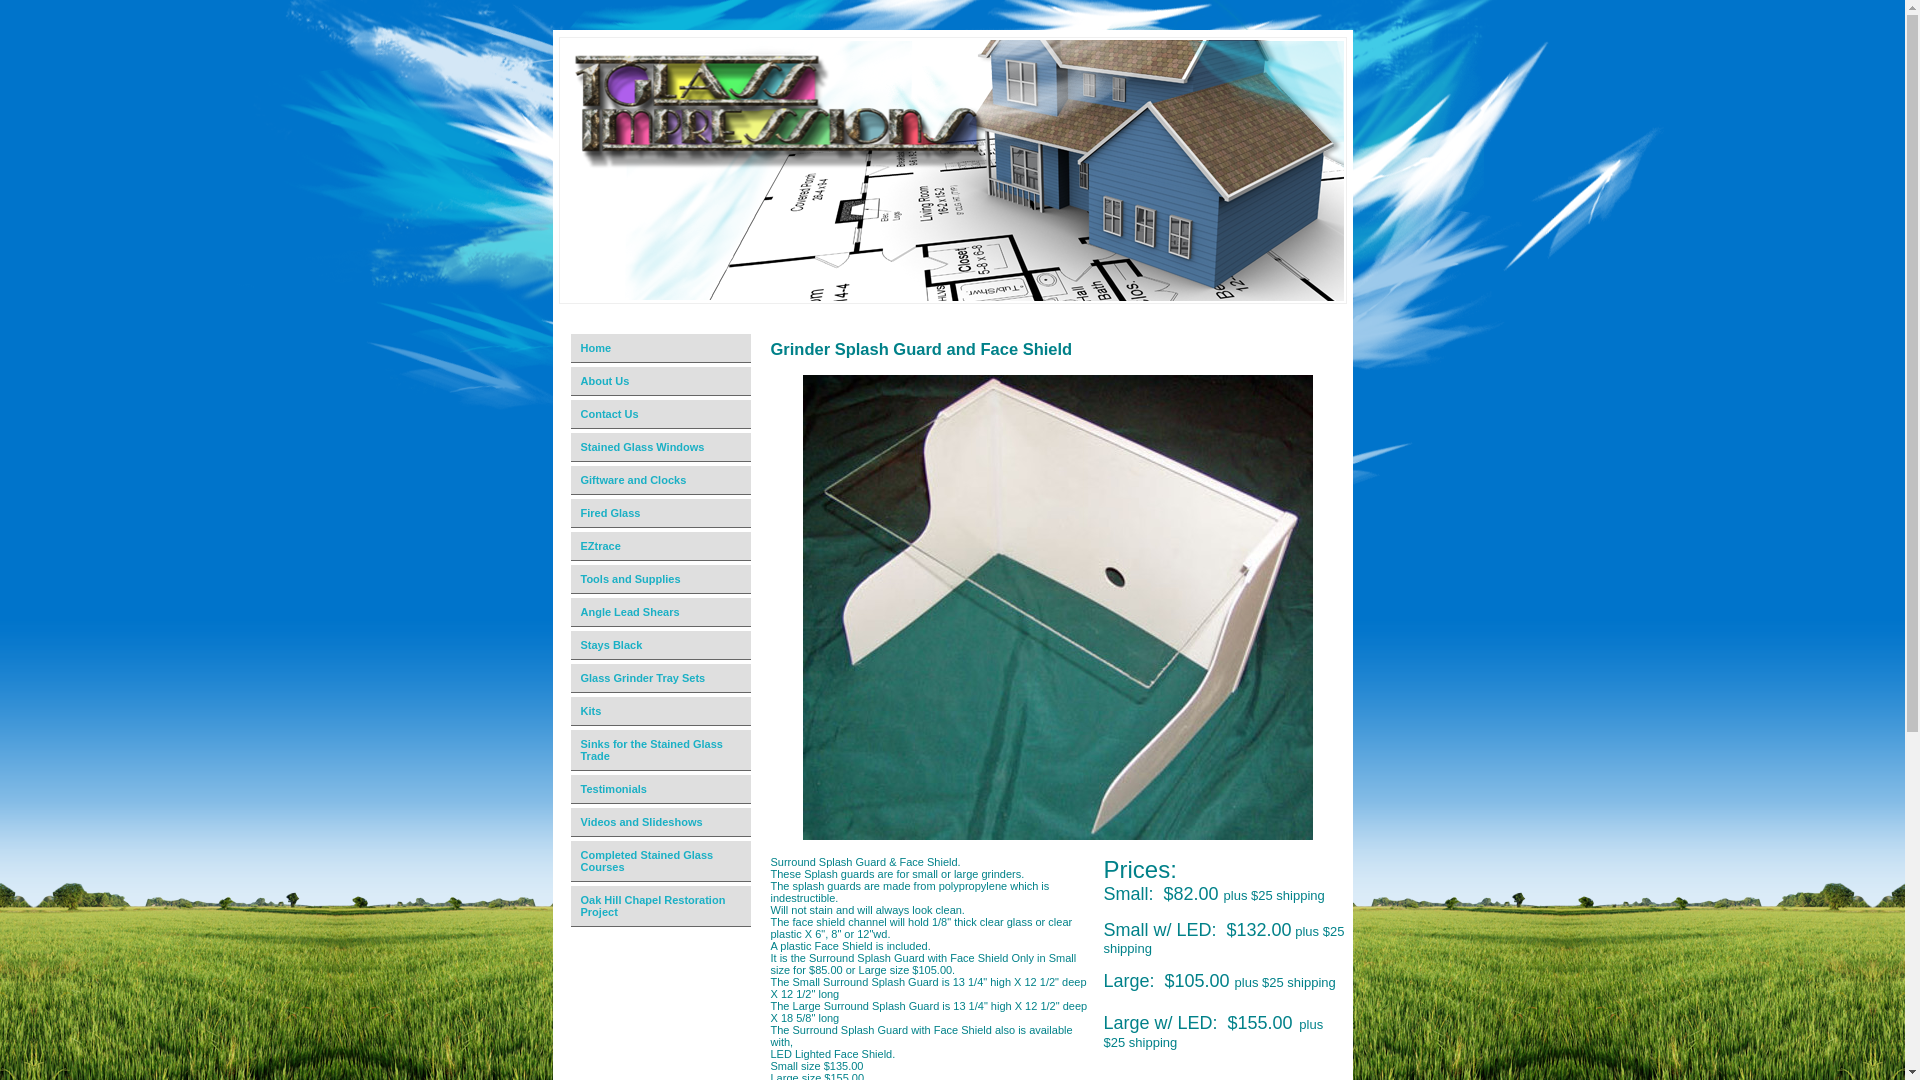  I want to click on 'Glass Grinder Tray Sets', so click(662, 677).